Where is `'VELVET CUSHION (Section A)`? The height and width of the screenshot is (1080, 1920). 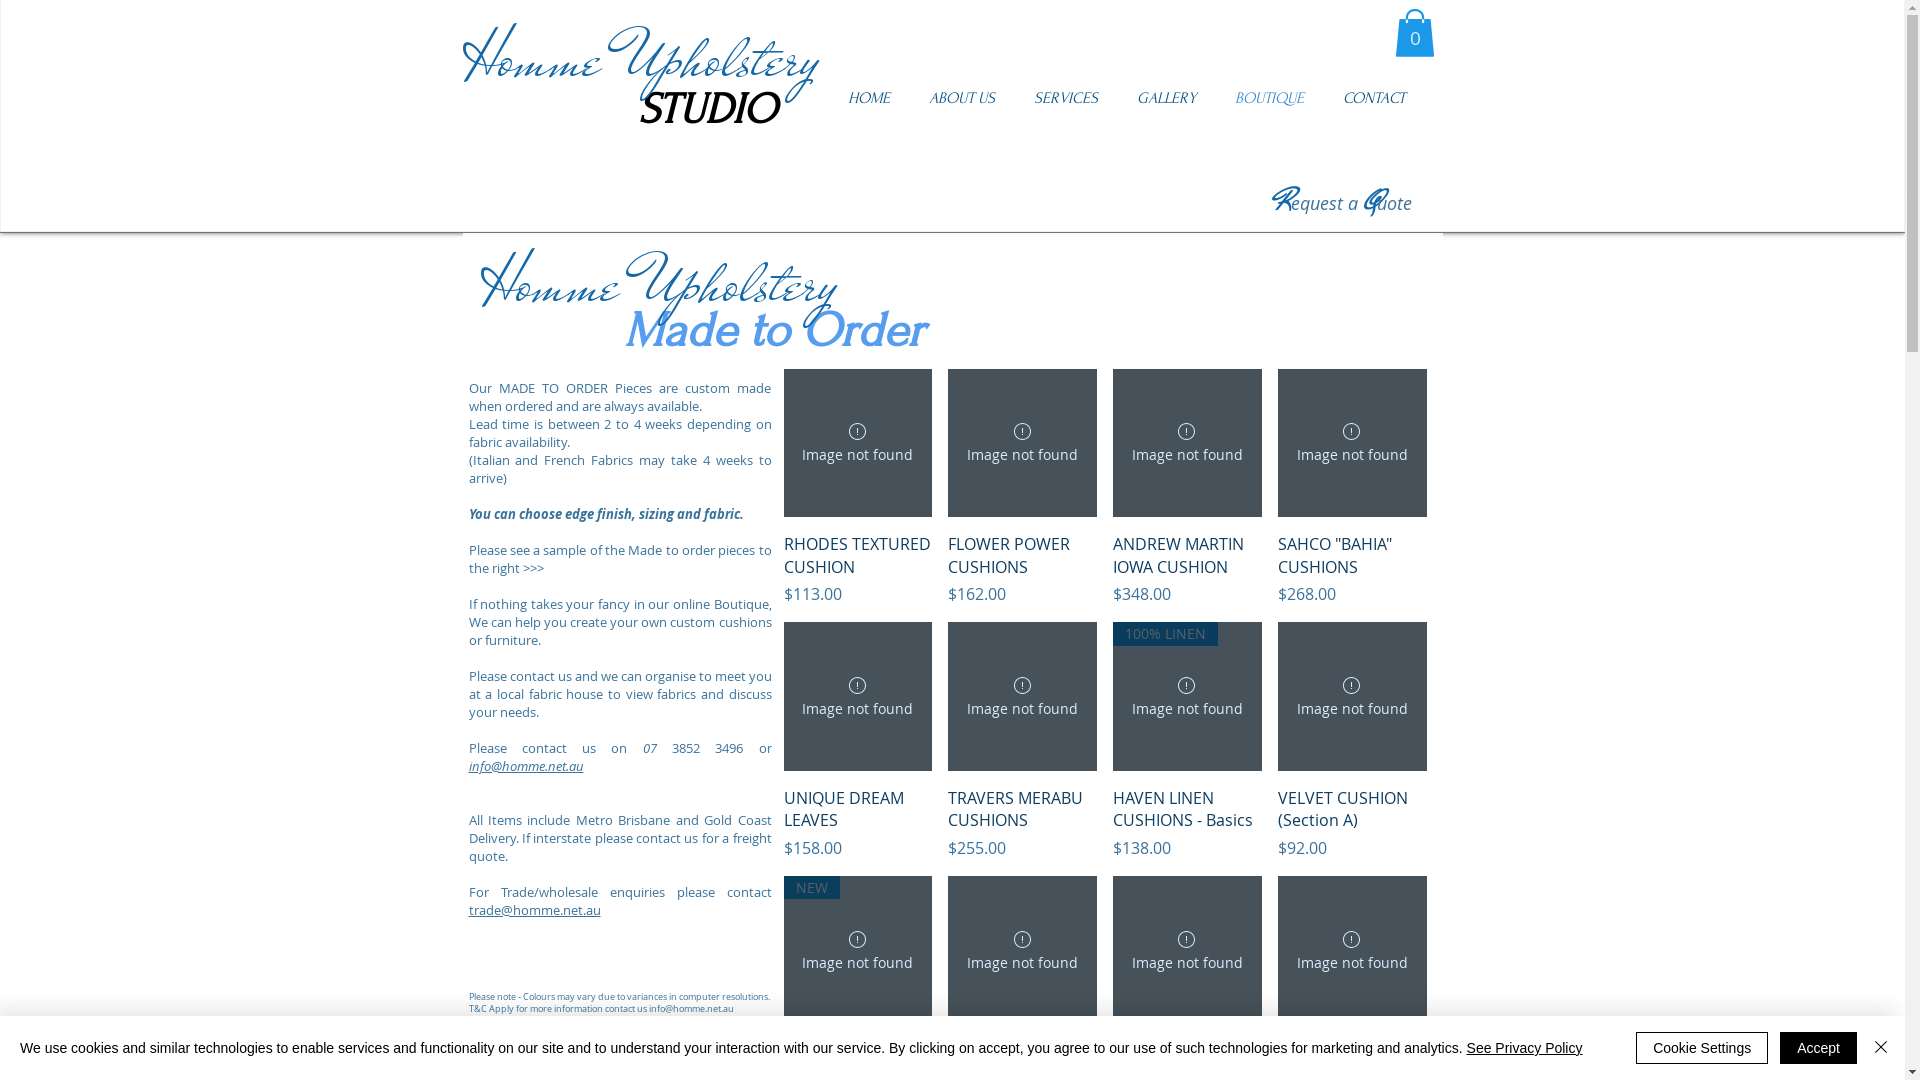 'VELVET CUSHION (Section A) is located at coordinates (1352, 823).